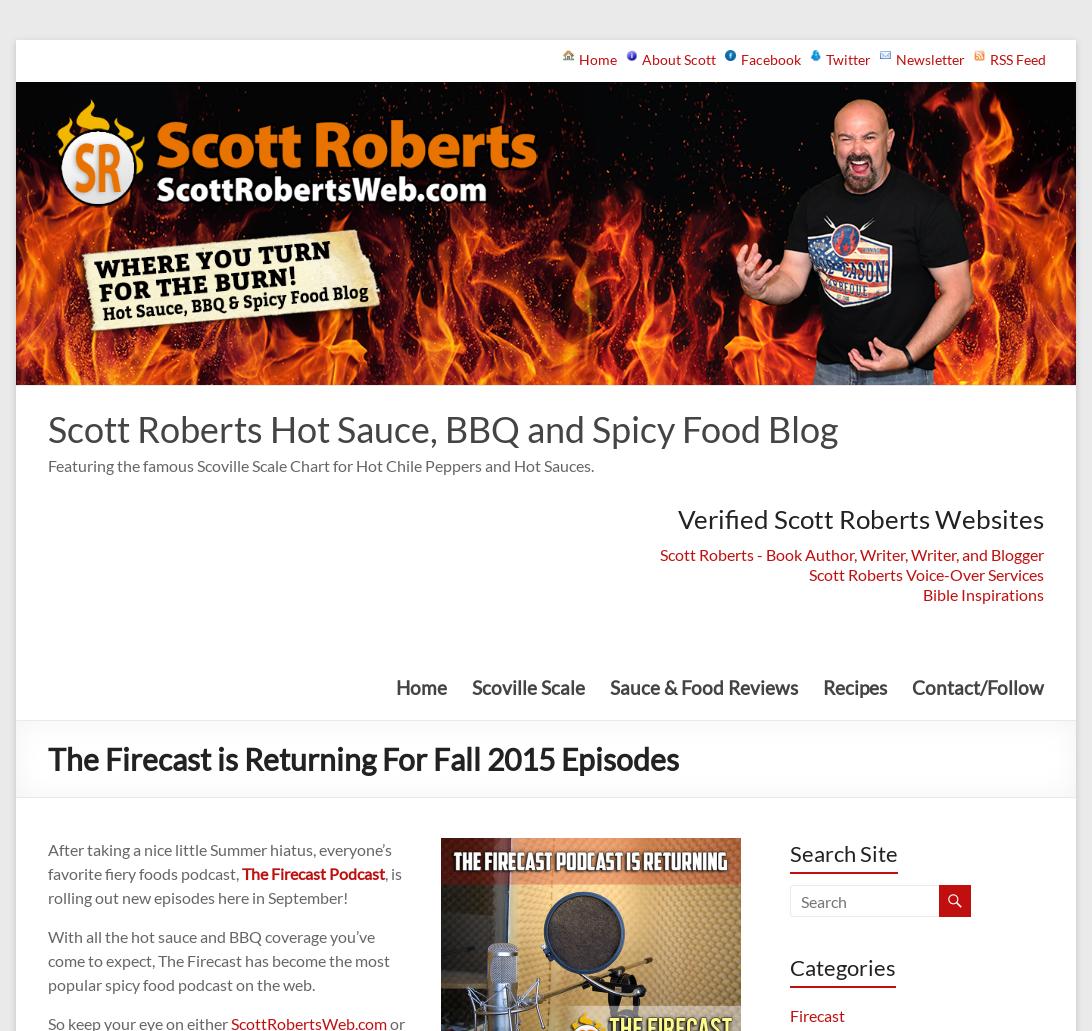 The image size is (1092, 1031). Describe the element at coordinates (807, 572) in the screenshot. I see `'Scott Roberts Voice-Over Services'` at that location.